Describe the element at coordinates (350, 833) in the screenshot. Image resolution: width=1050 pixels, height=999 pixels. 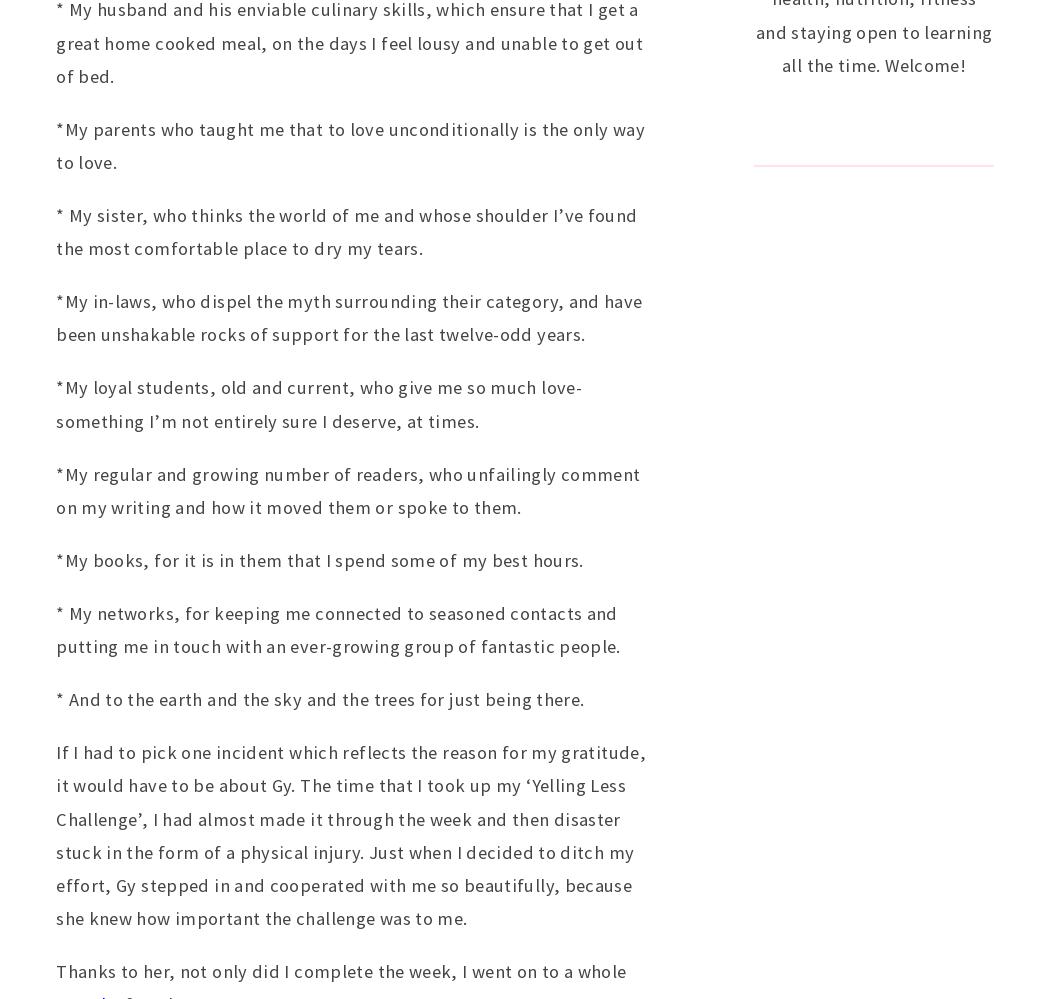
I see `'If I had to pick one incident which reflects the reason for my gratitude, it would have to be about Gy. The time that I took up my ‘Yelling Less Challenge’, I had almost made it through the week and then disaster stuck in the form of a physical injury. Just when I decided to ditch my effort, Gy stepped in and cooperated with me so beautifully, because she knew how important the challenge was to me.'` at that location.